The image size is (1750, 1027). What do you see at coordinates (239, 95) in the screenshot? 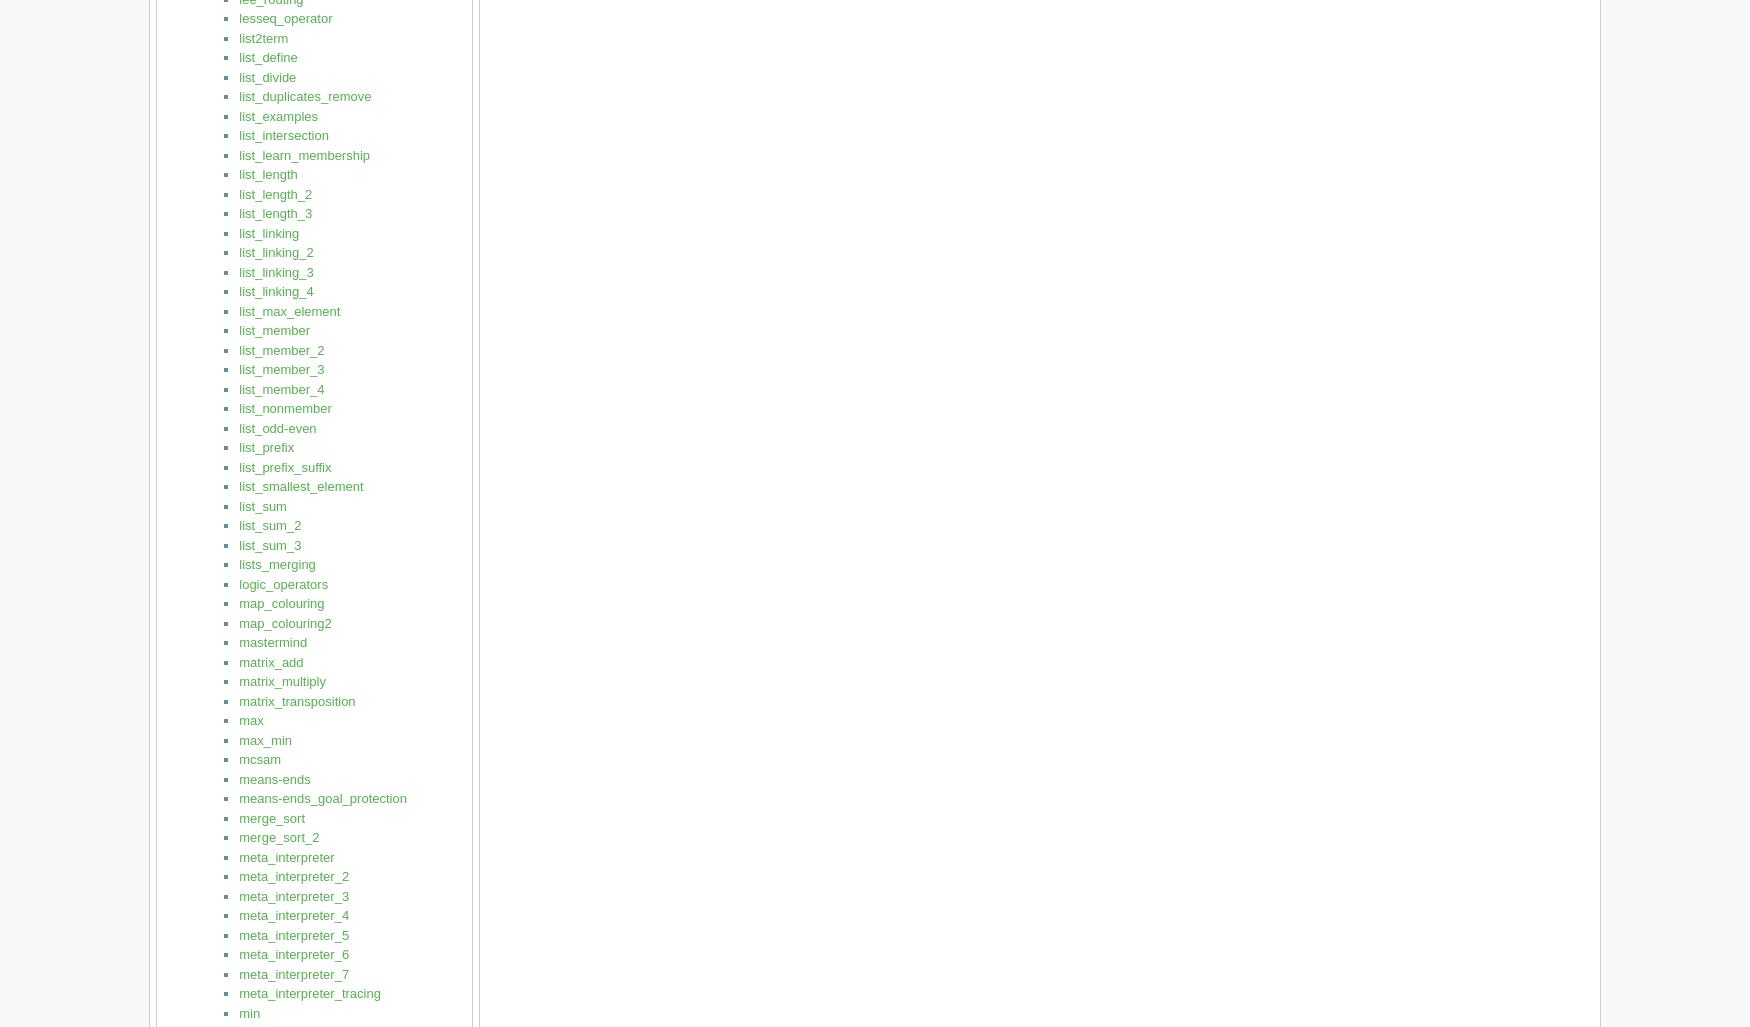
I see `'list_duplicates_remove'` at bounding box center [239, 95].